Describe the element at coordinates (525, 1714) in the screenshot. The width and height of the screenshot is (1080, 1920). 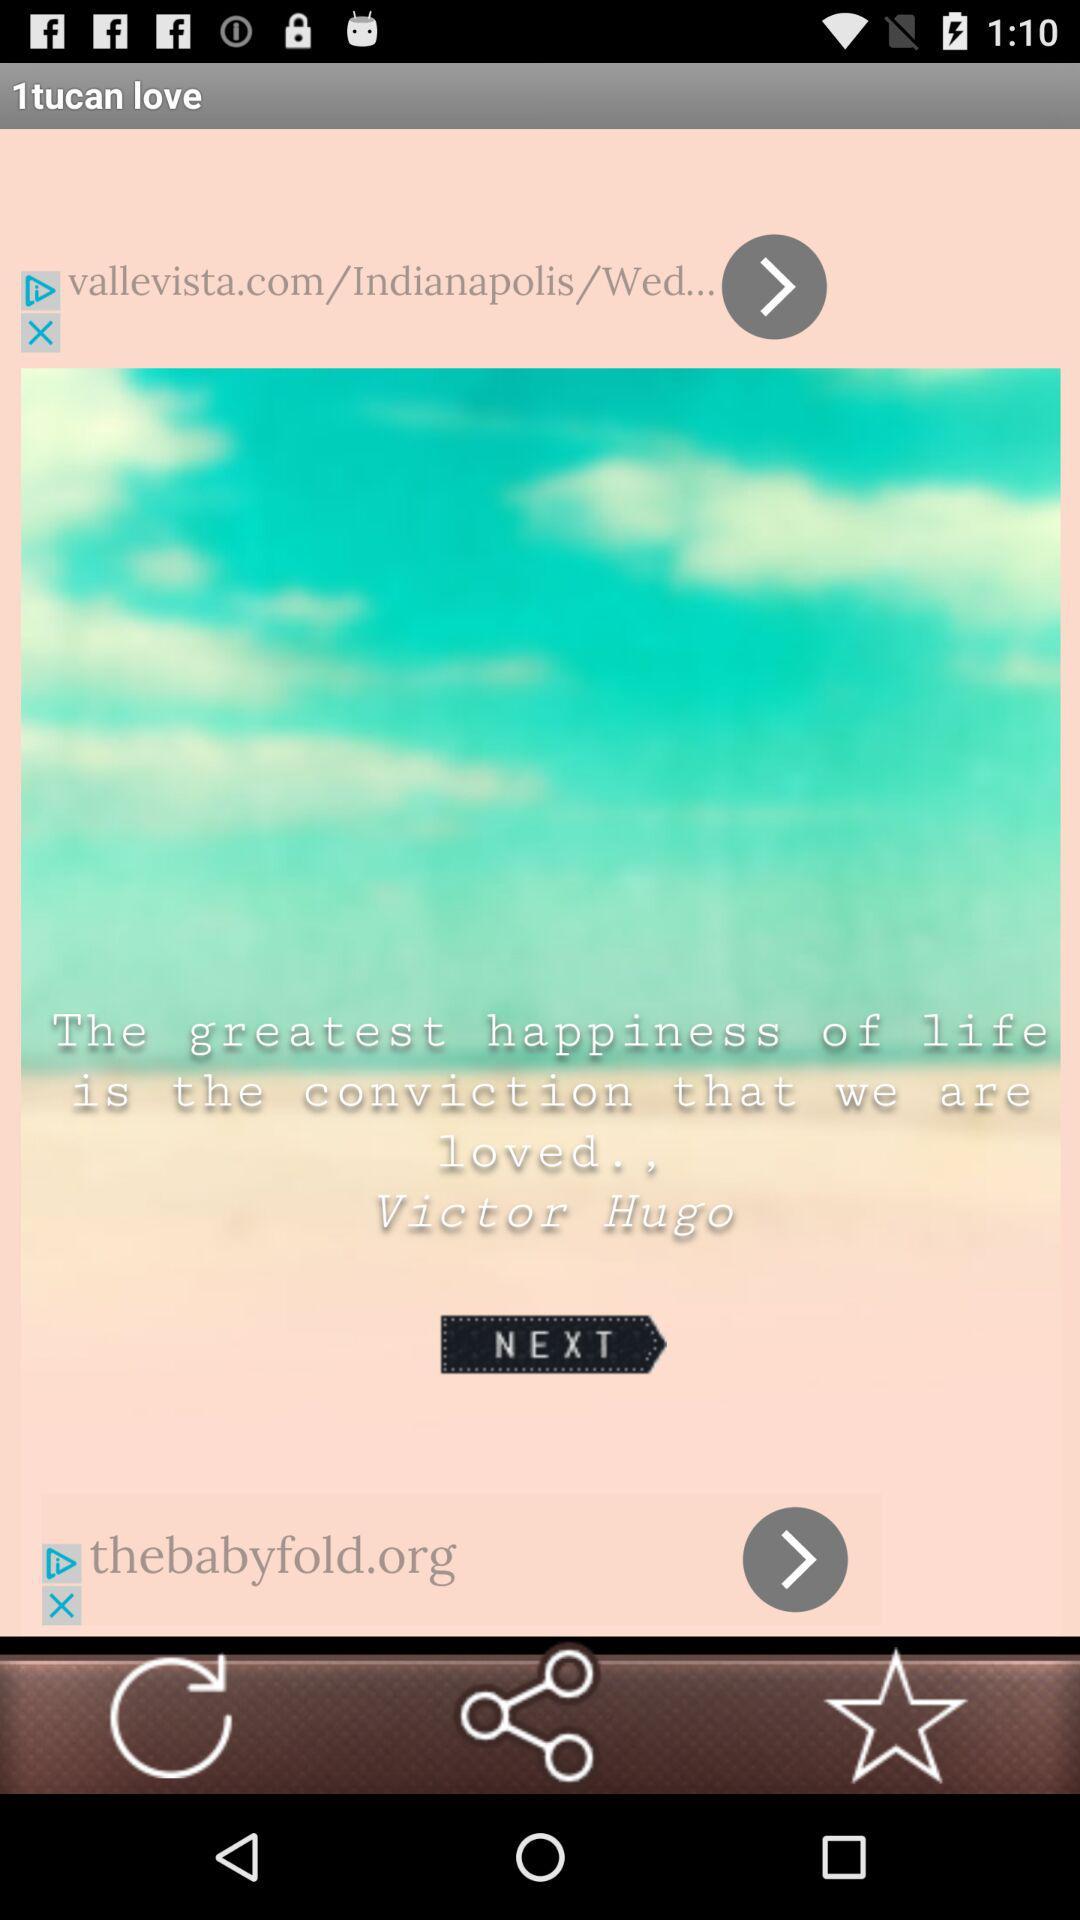
I see `share` at that location.